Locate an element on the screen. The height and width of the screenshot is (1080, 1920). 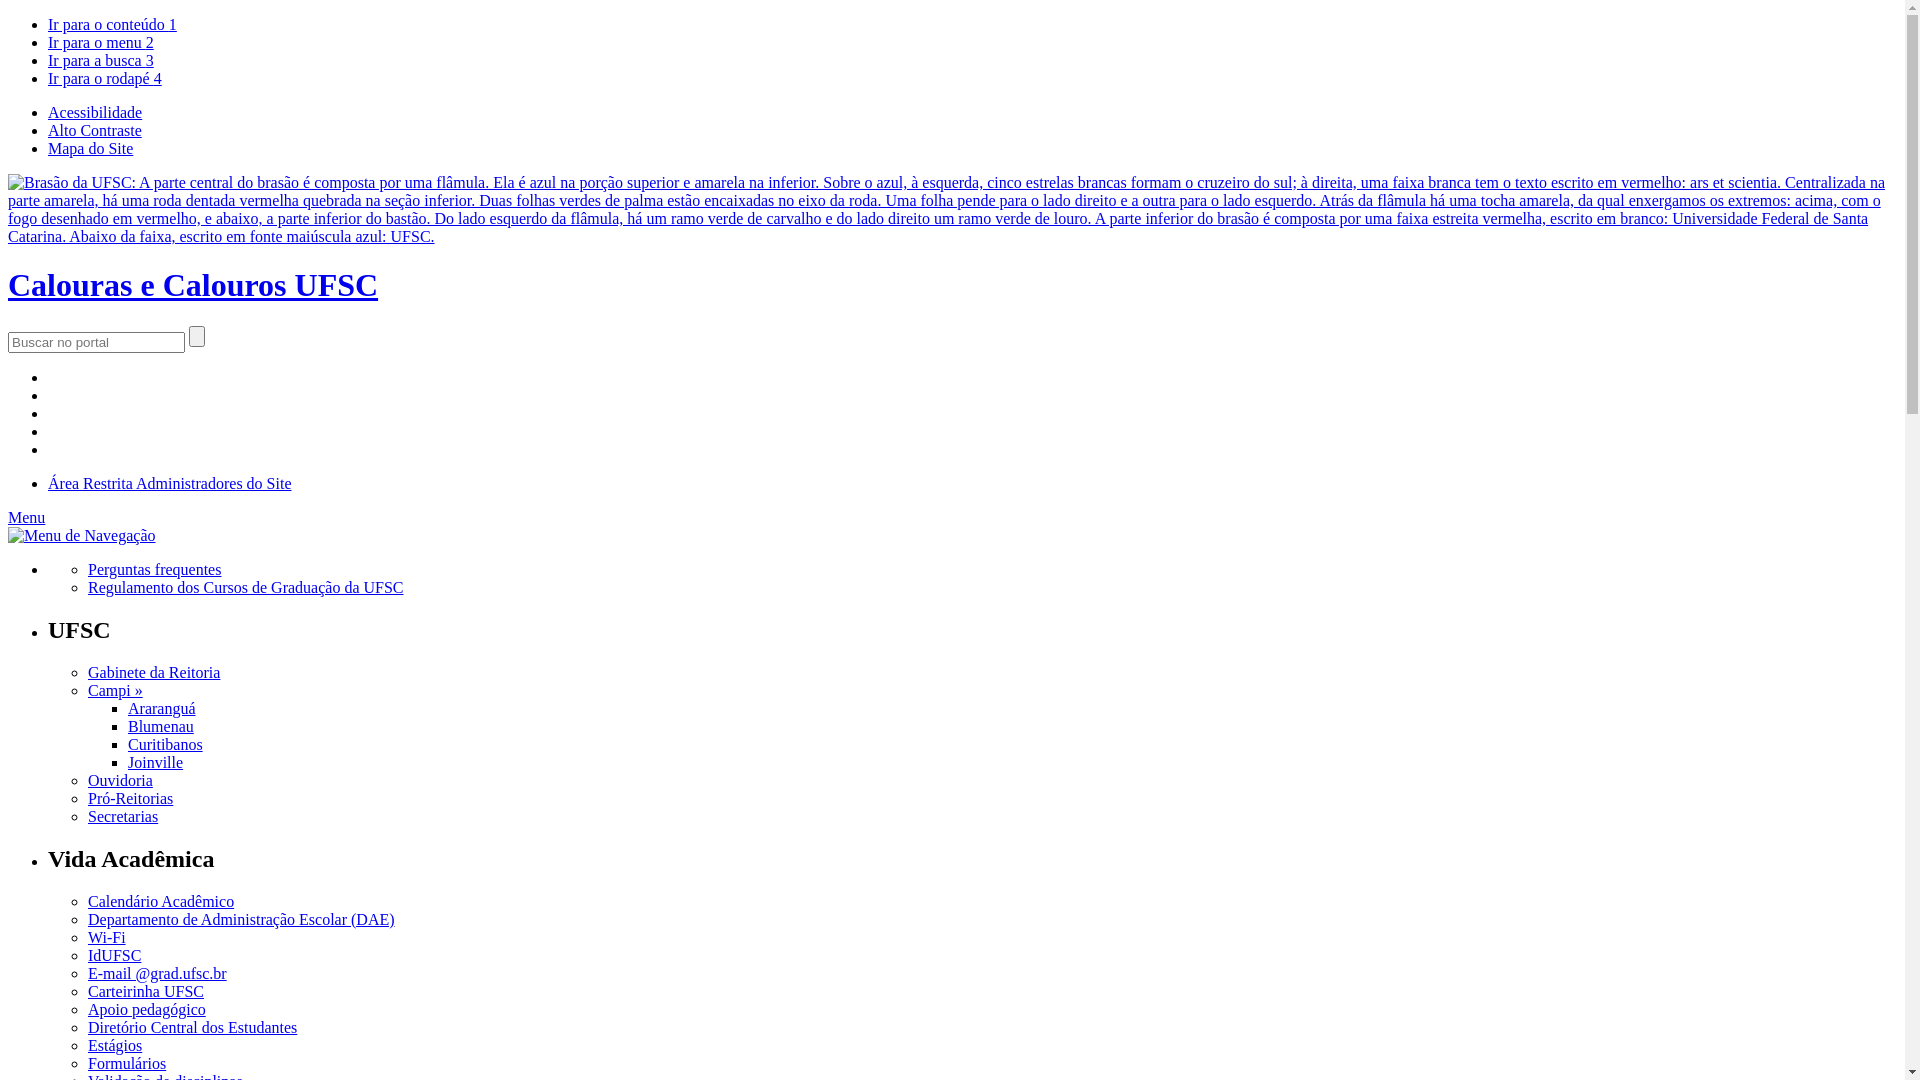
'Administradores do Site' is located at coordinates (134, 483).